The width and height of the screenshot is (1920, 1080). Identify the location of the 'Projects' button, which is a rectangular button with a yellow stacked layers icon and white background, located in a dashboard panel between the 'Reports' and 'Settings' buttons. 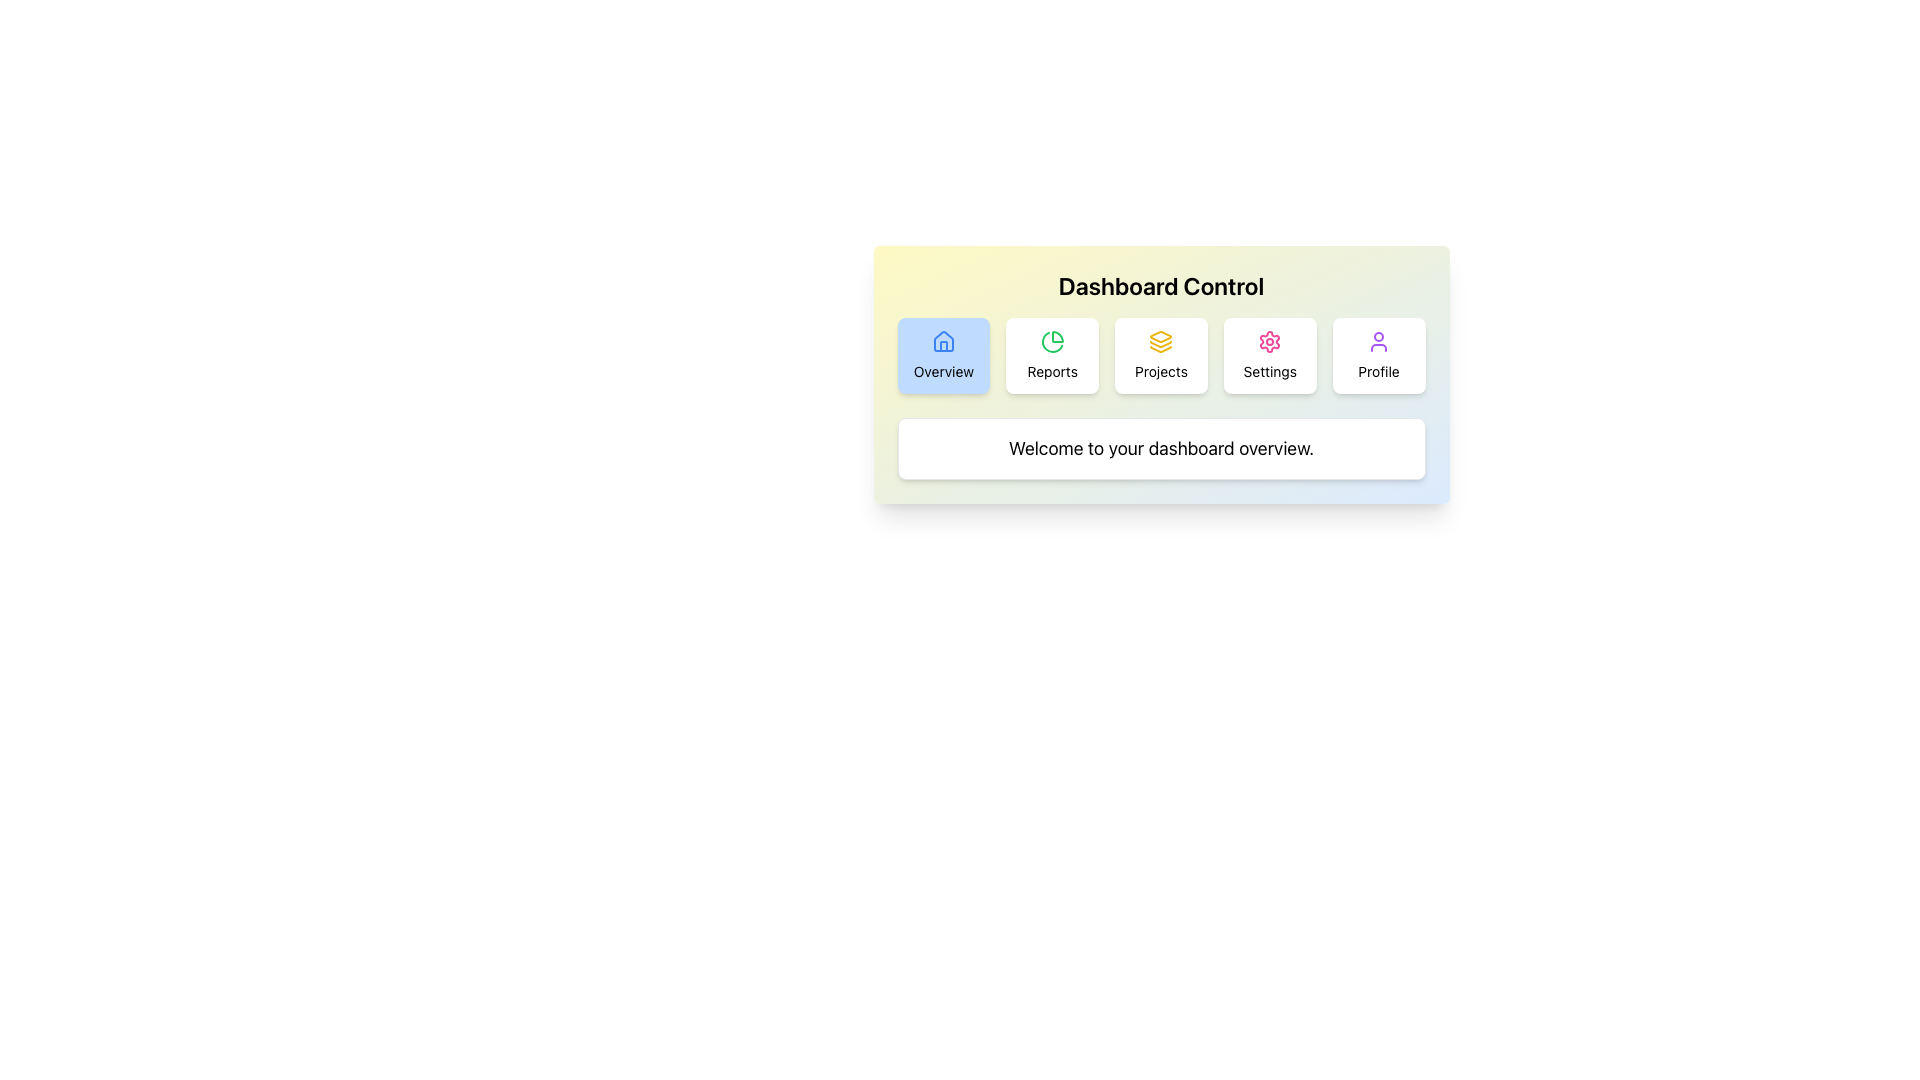
(1161, 354).